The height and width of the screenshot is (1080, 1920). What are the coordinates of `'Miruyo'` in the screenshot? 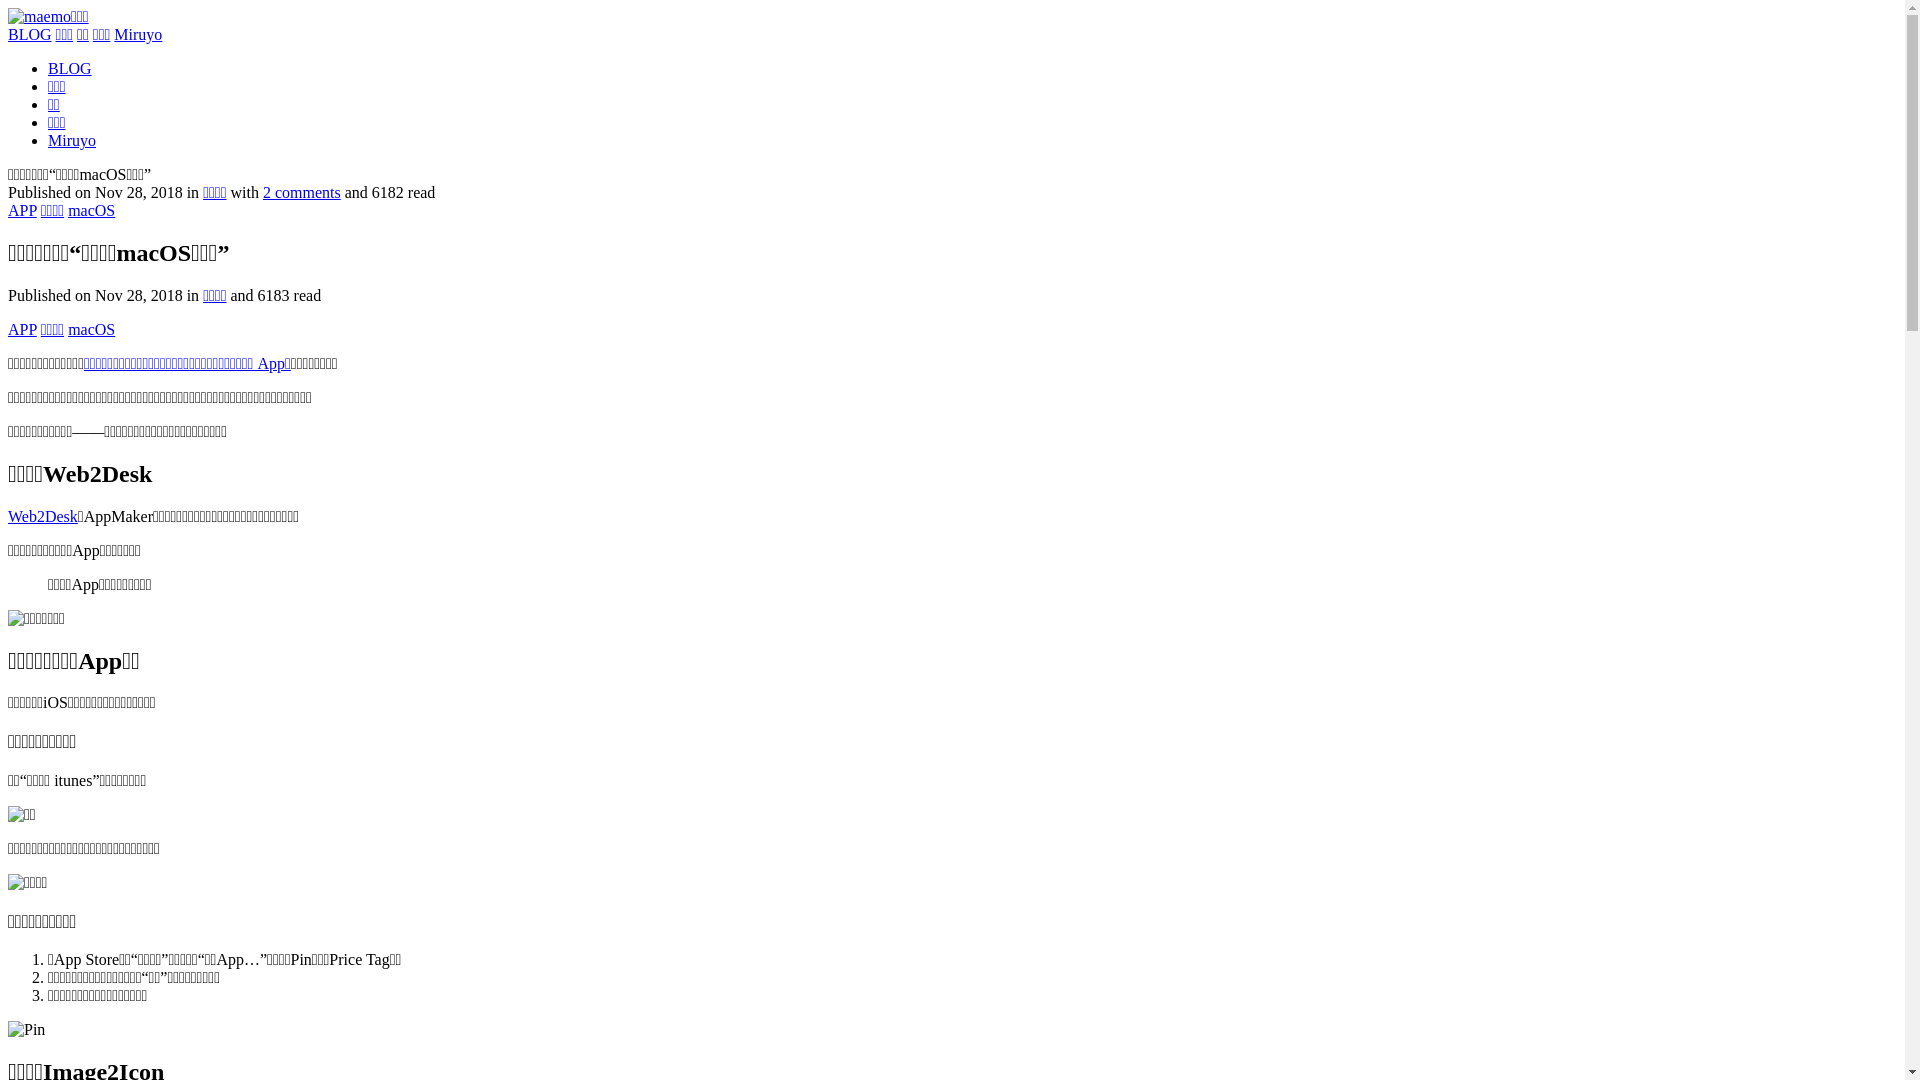 It's located at (72, 139).